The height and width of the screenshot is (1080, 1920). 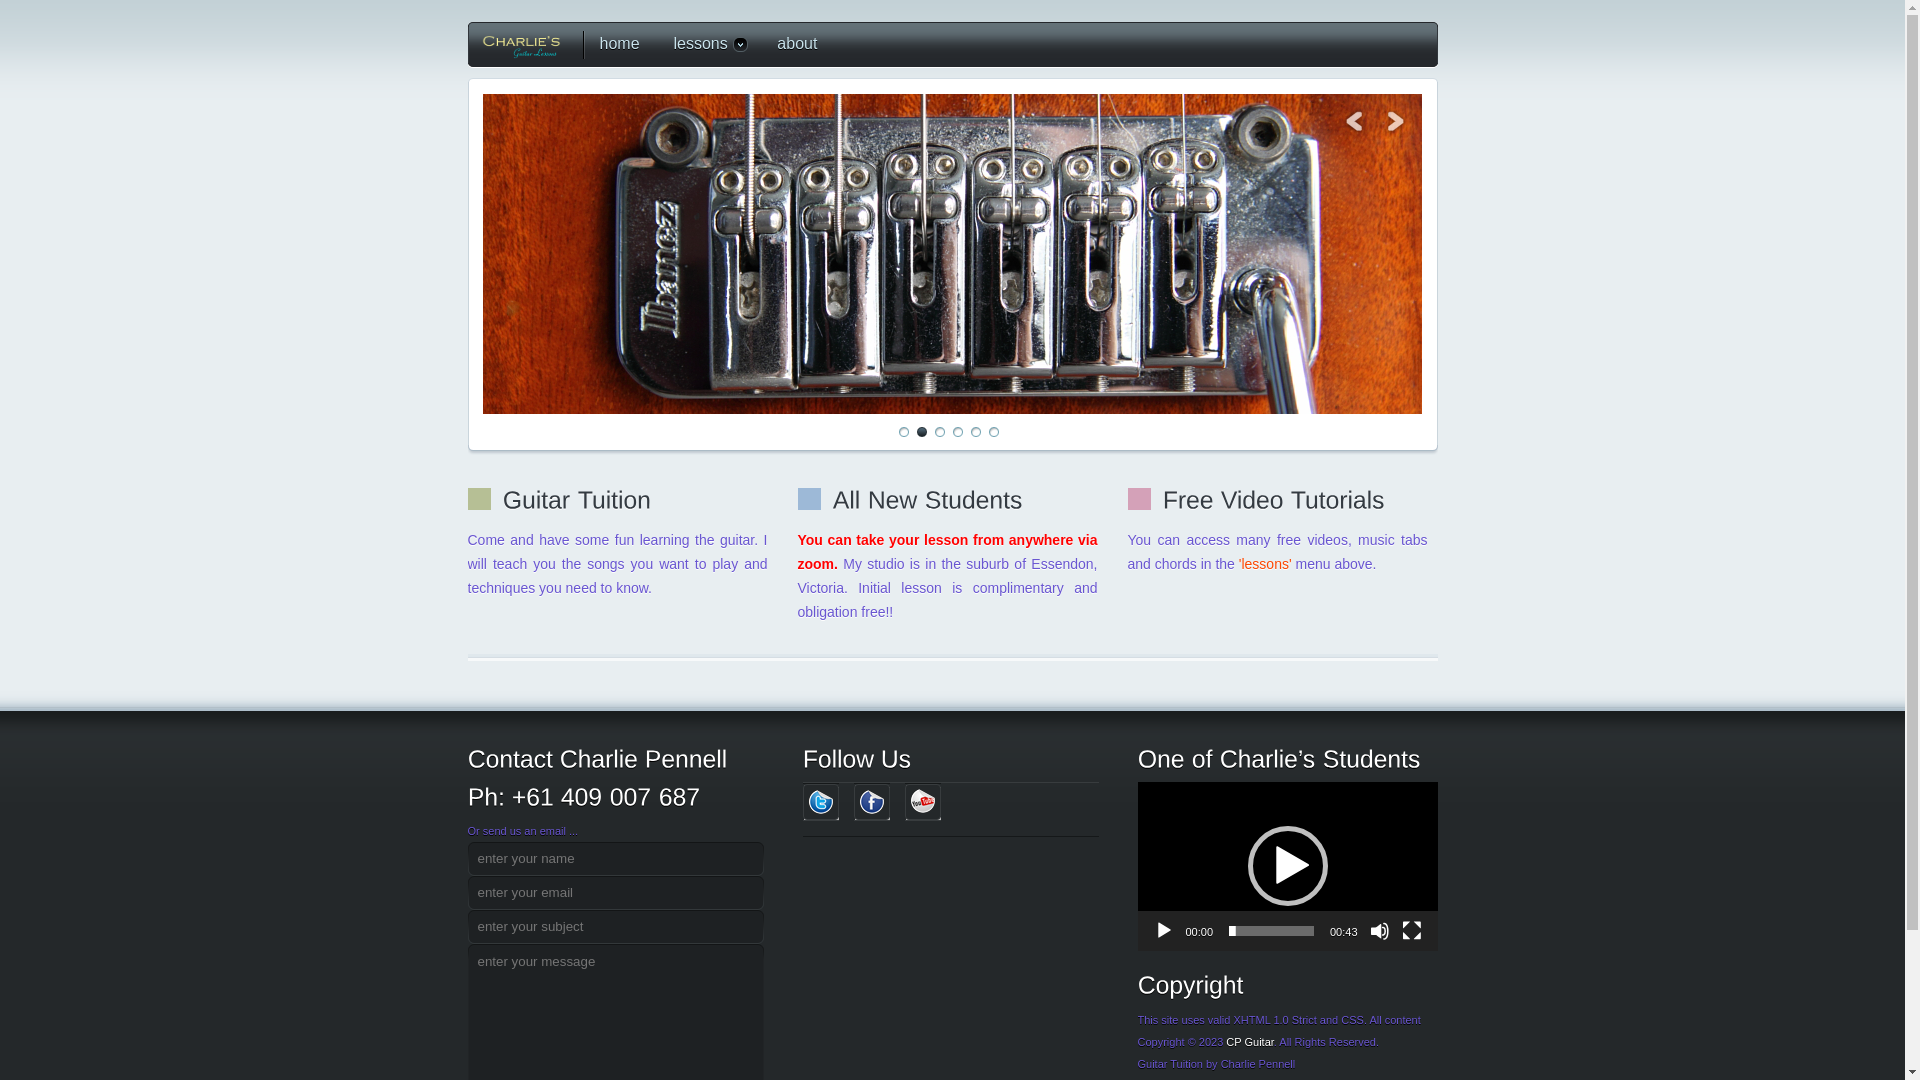 What do you see at coordinates (938, 431) in the screenshot?
I see `'3'` at bounding box center [938, 431].